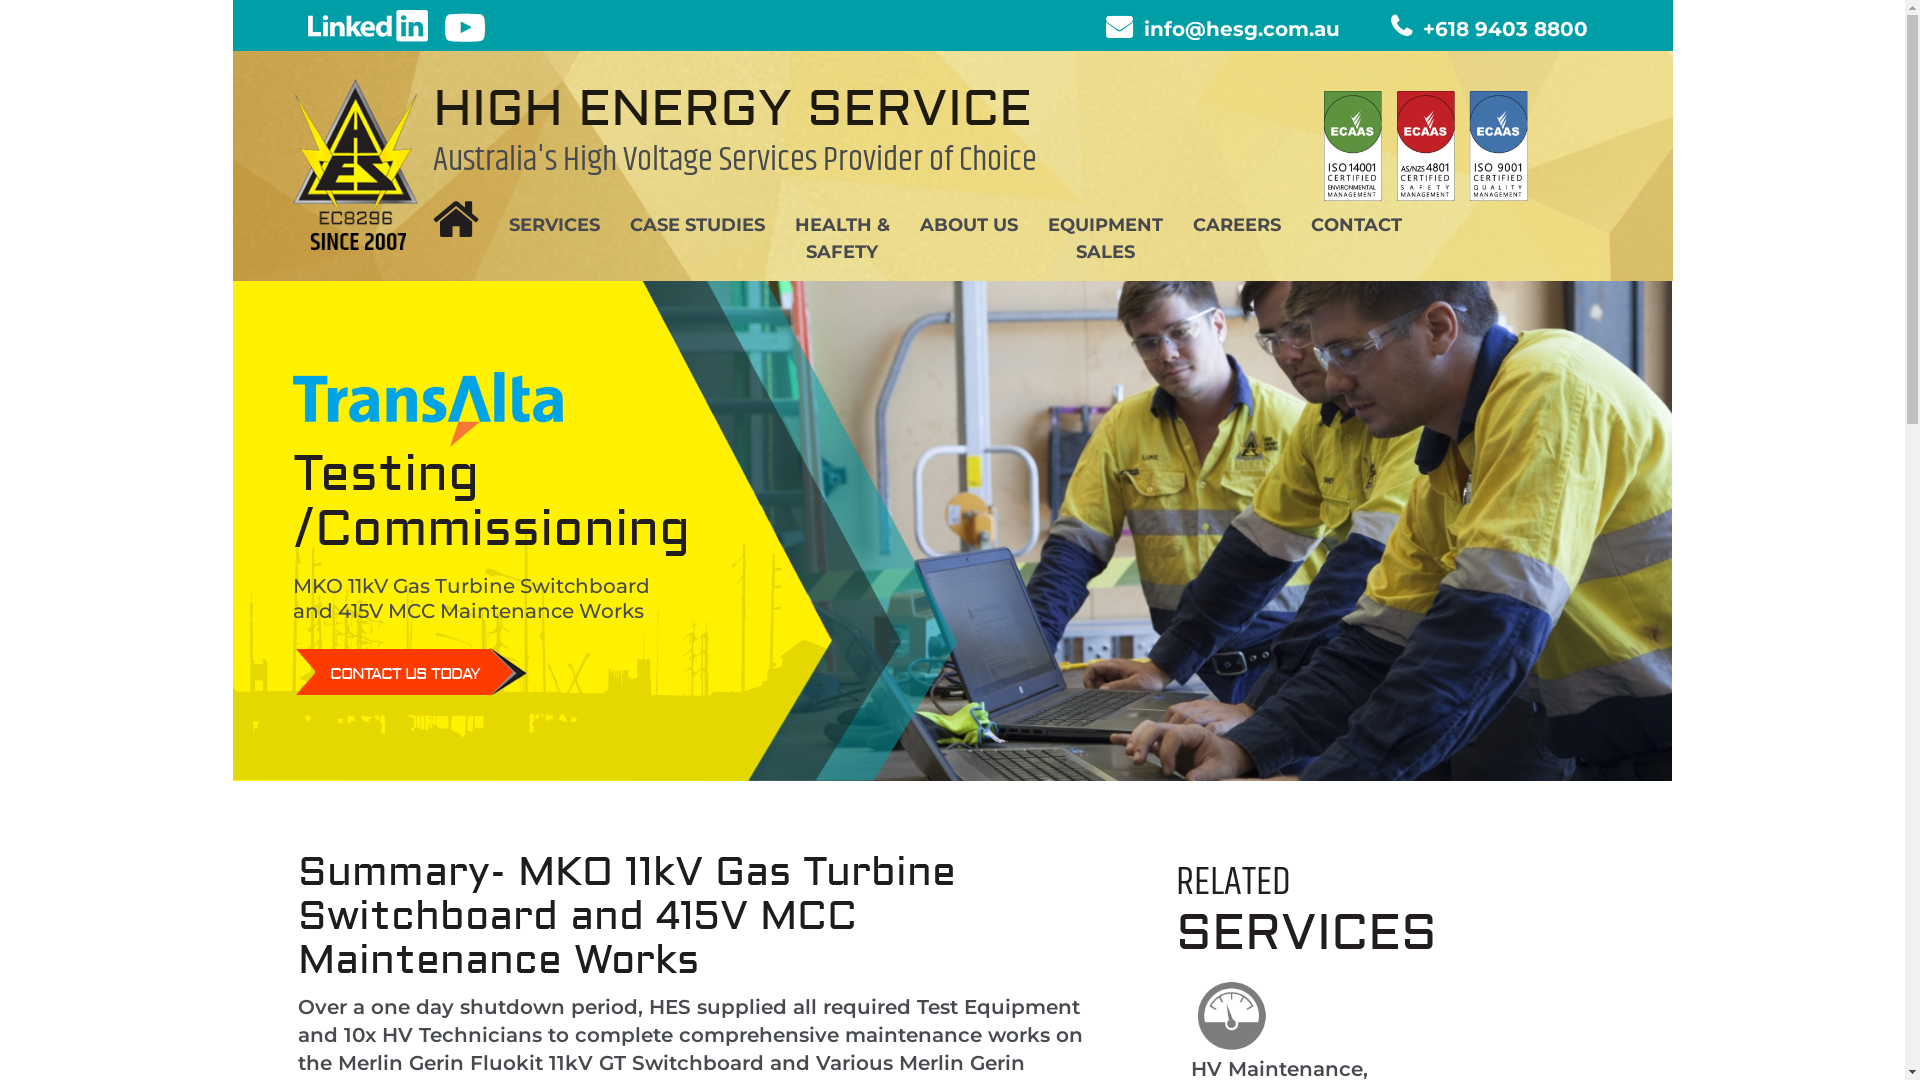  What do you see at coordinates (841, 238) in the screenshot?
I see `'HEALTH &` at bounding box center [841, 238].